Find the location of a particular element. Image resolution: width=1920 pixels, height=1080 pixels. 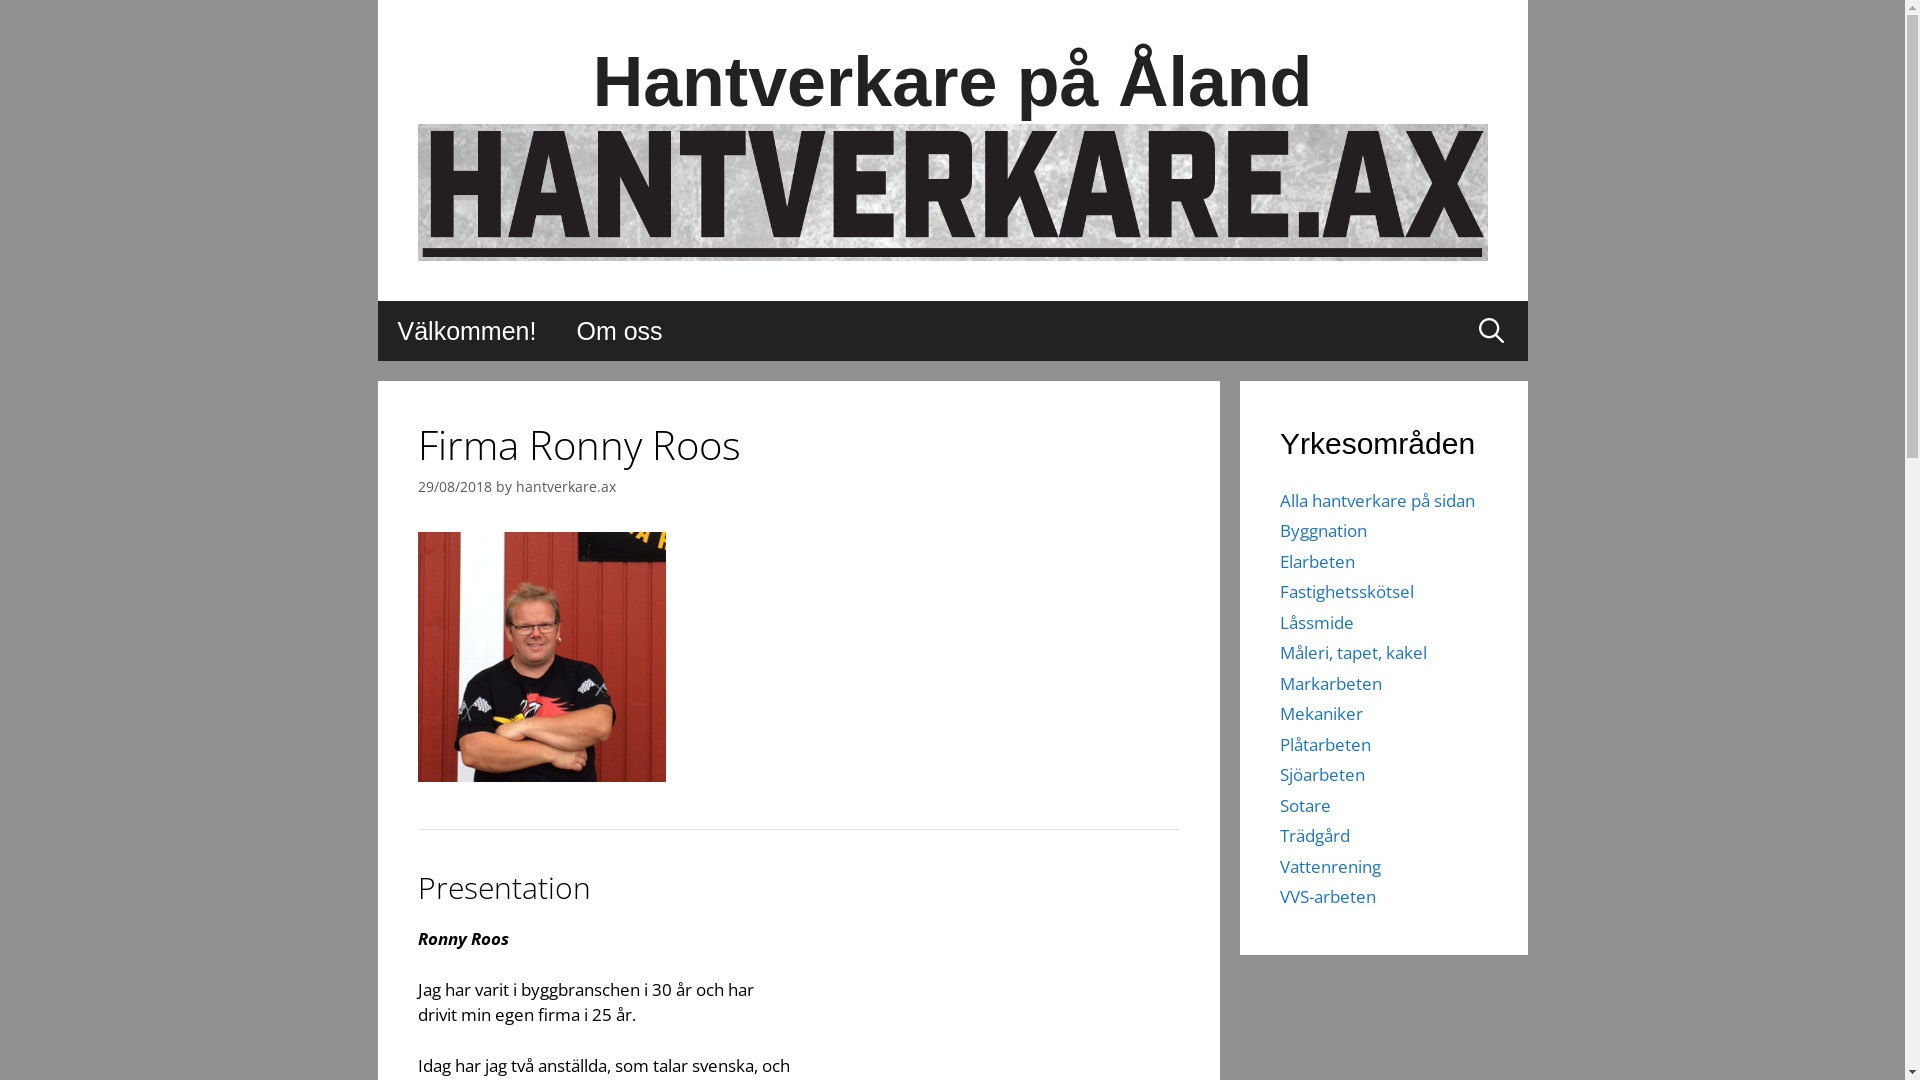

'Om oss' is located at coordinates (556, 330).